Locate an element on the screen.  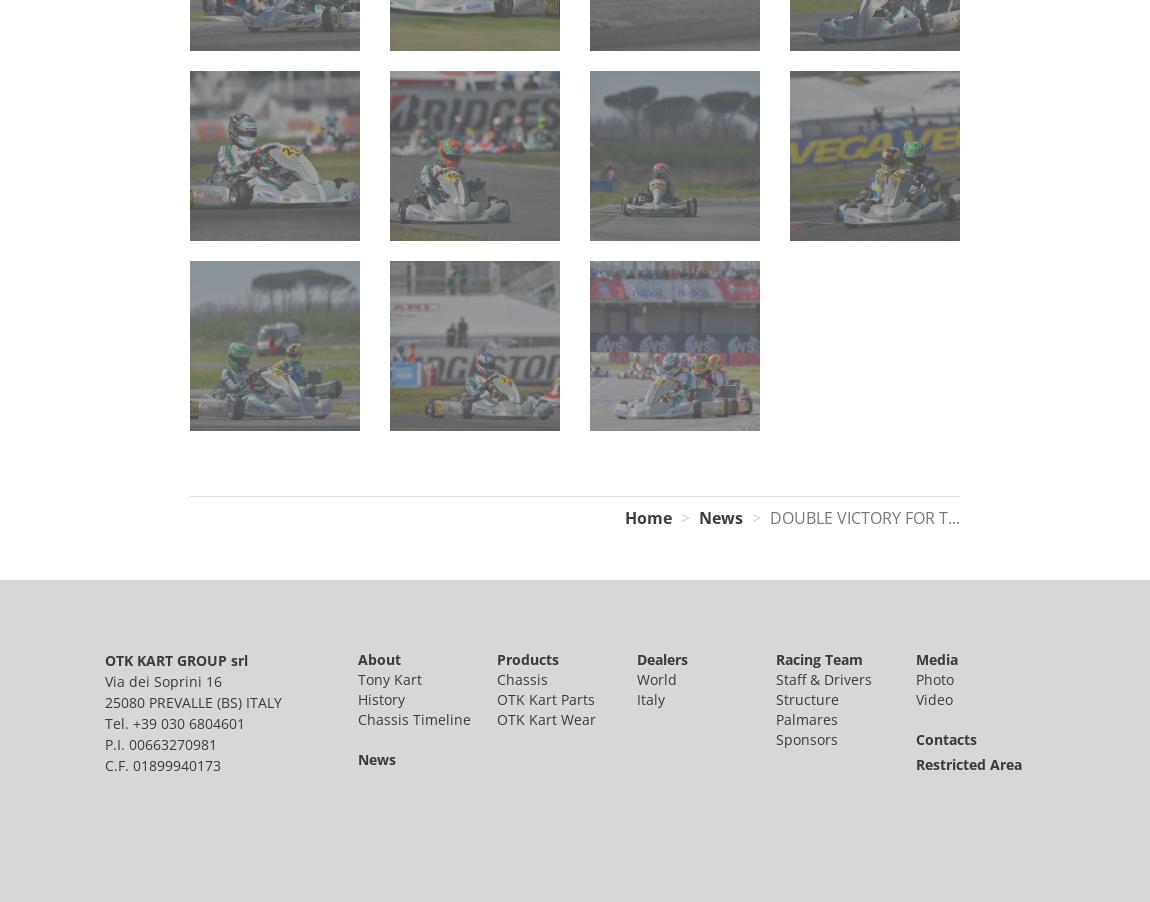
'About' is located at coordinates (378, 657).